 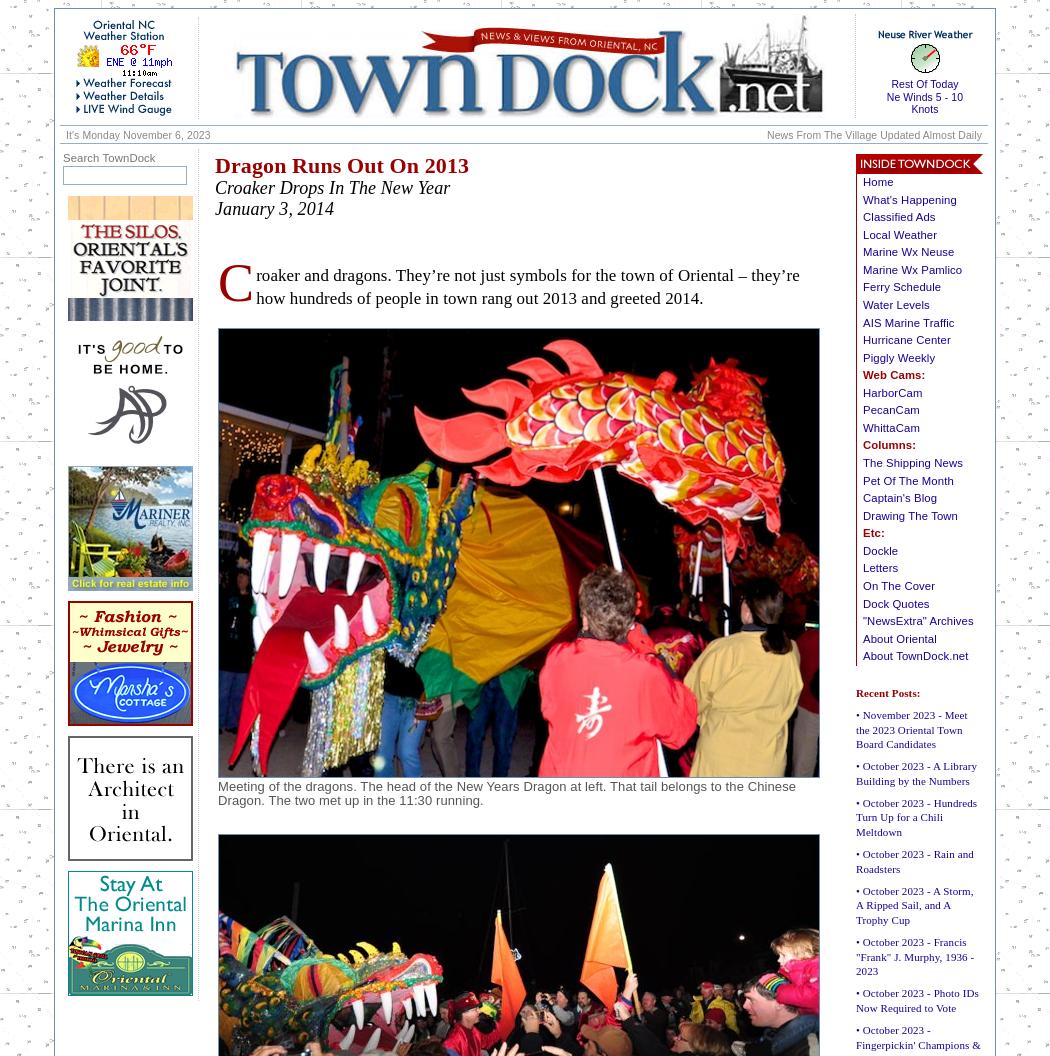 I want to click on '•  October 2023 - Hundreds Turn Up for a Chili Meltdown', so click(x=916, y=817).